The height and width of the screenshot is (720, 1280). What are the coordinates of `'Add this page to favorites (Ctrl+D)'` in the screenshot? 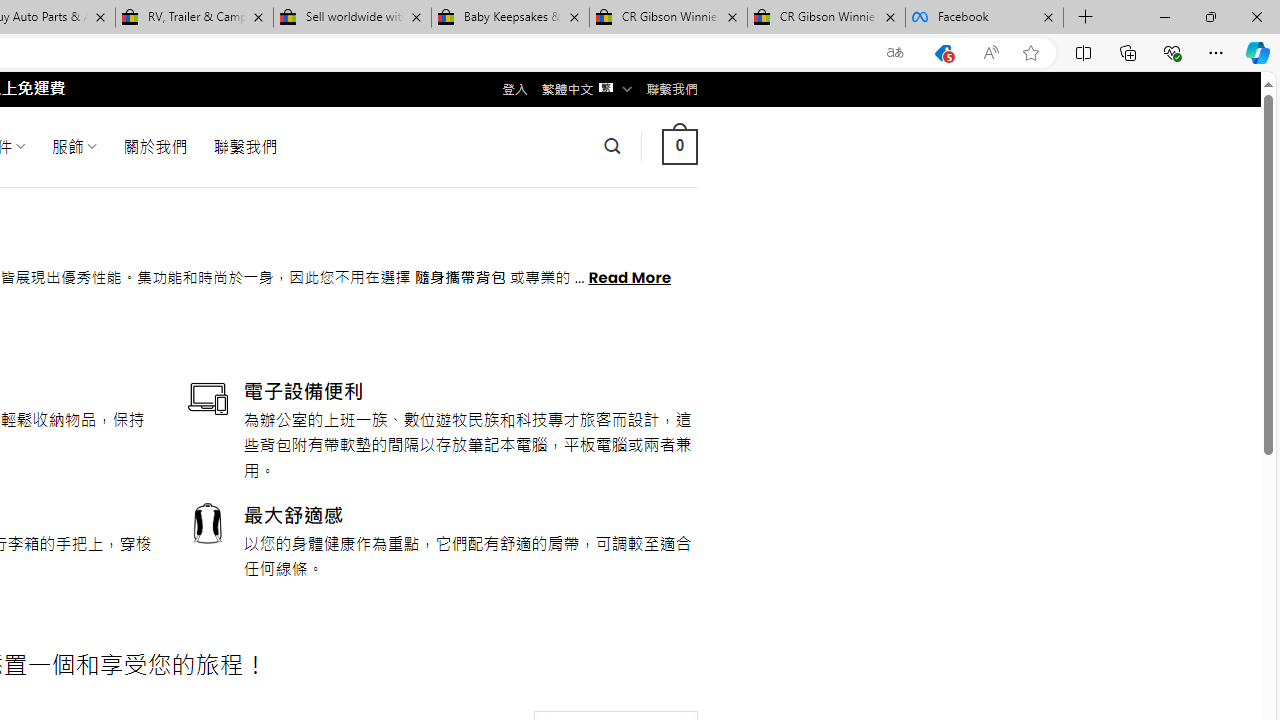 It's located at (1031, 52).